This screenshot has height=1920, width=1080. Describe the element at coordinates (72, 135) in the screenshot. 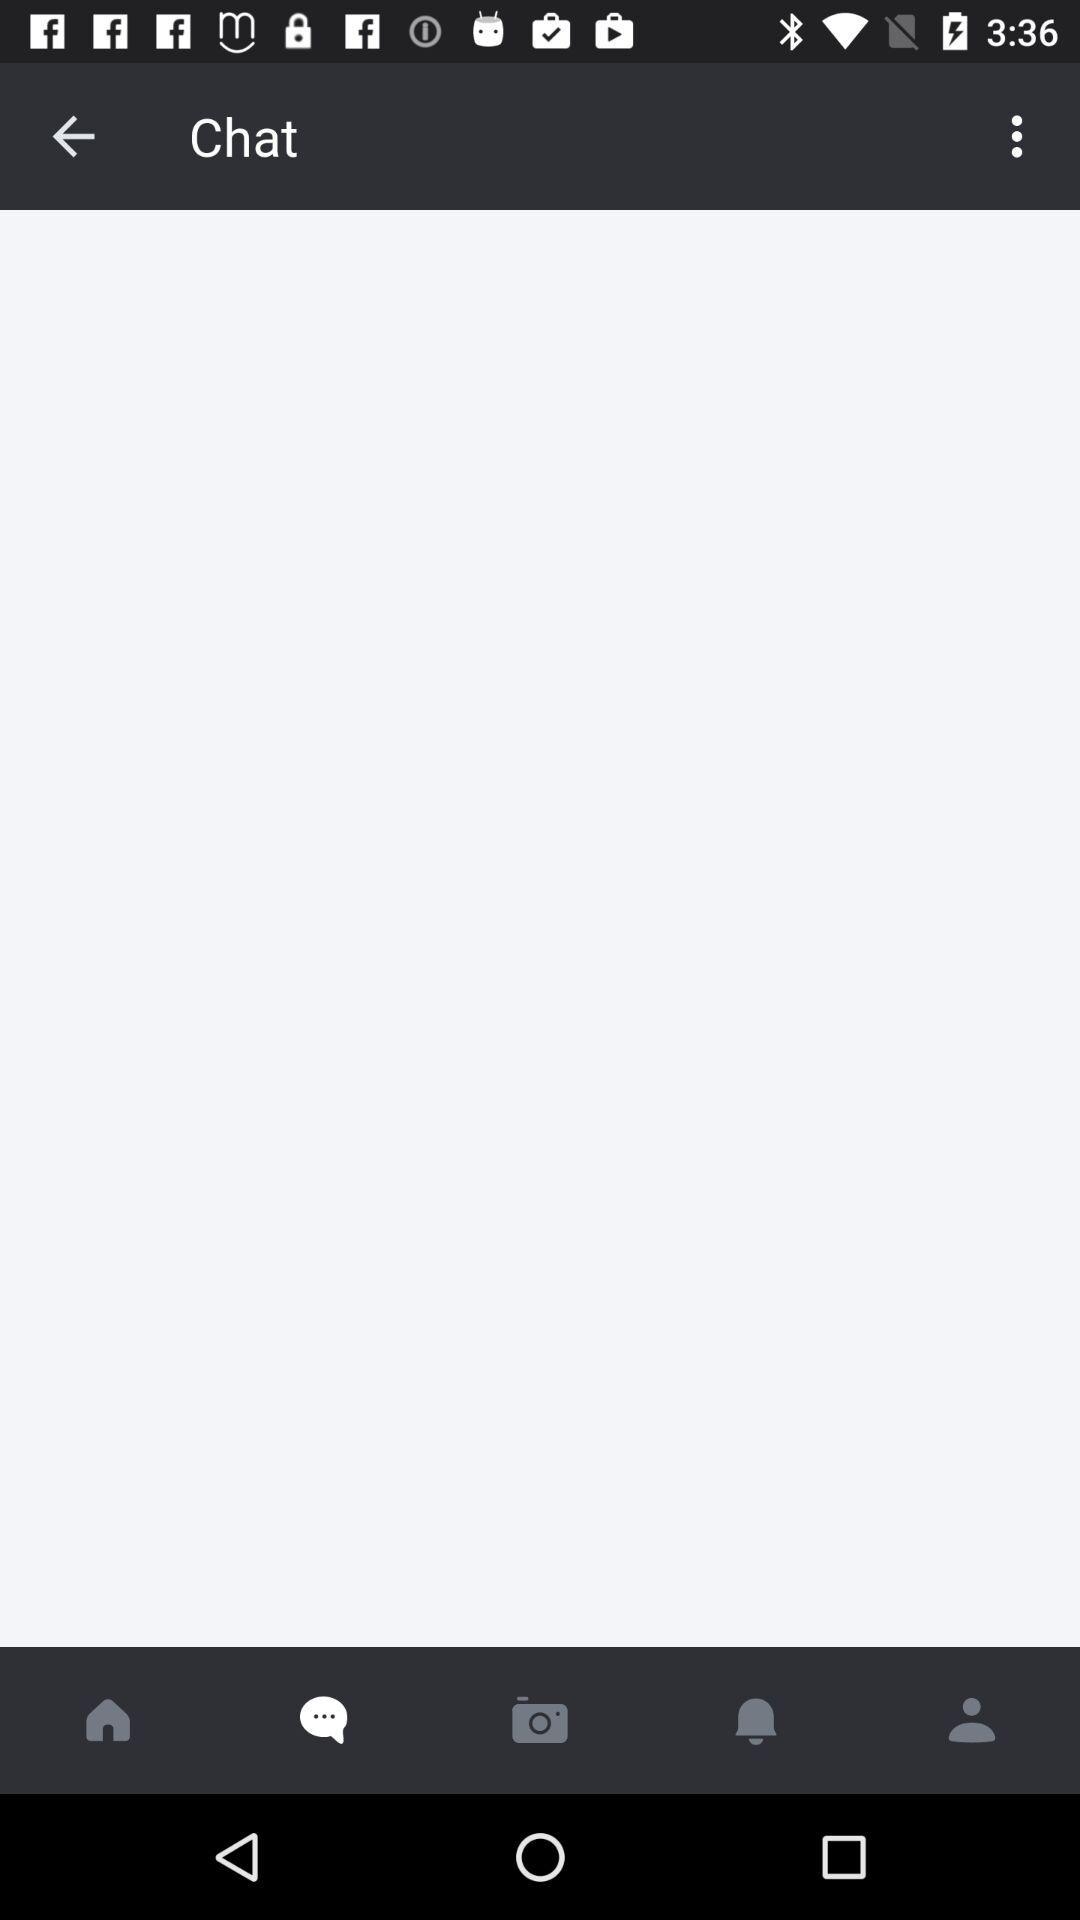

I see `the item next to the chat item` at that location.